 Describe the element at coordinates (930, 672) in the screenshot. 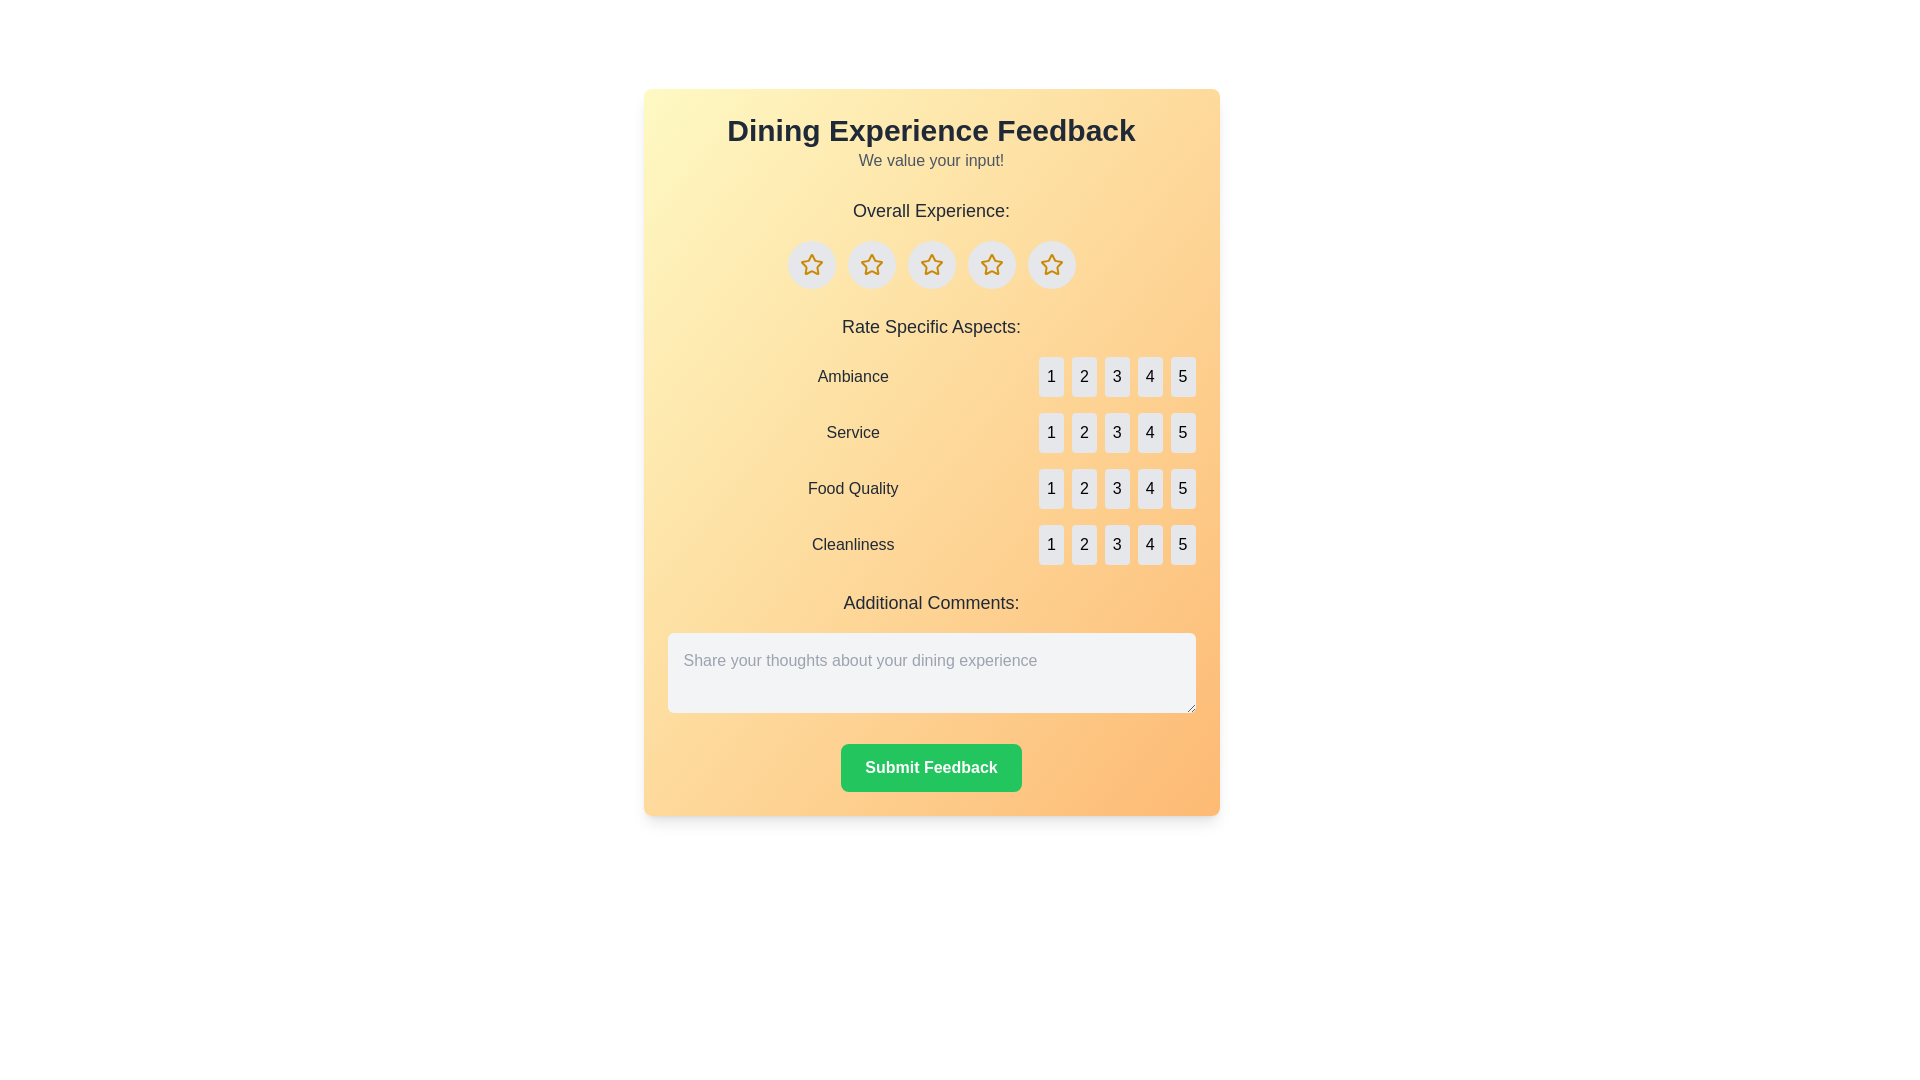

I see `the text input box for additional comments to focus and activate it` at that location.